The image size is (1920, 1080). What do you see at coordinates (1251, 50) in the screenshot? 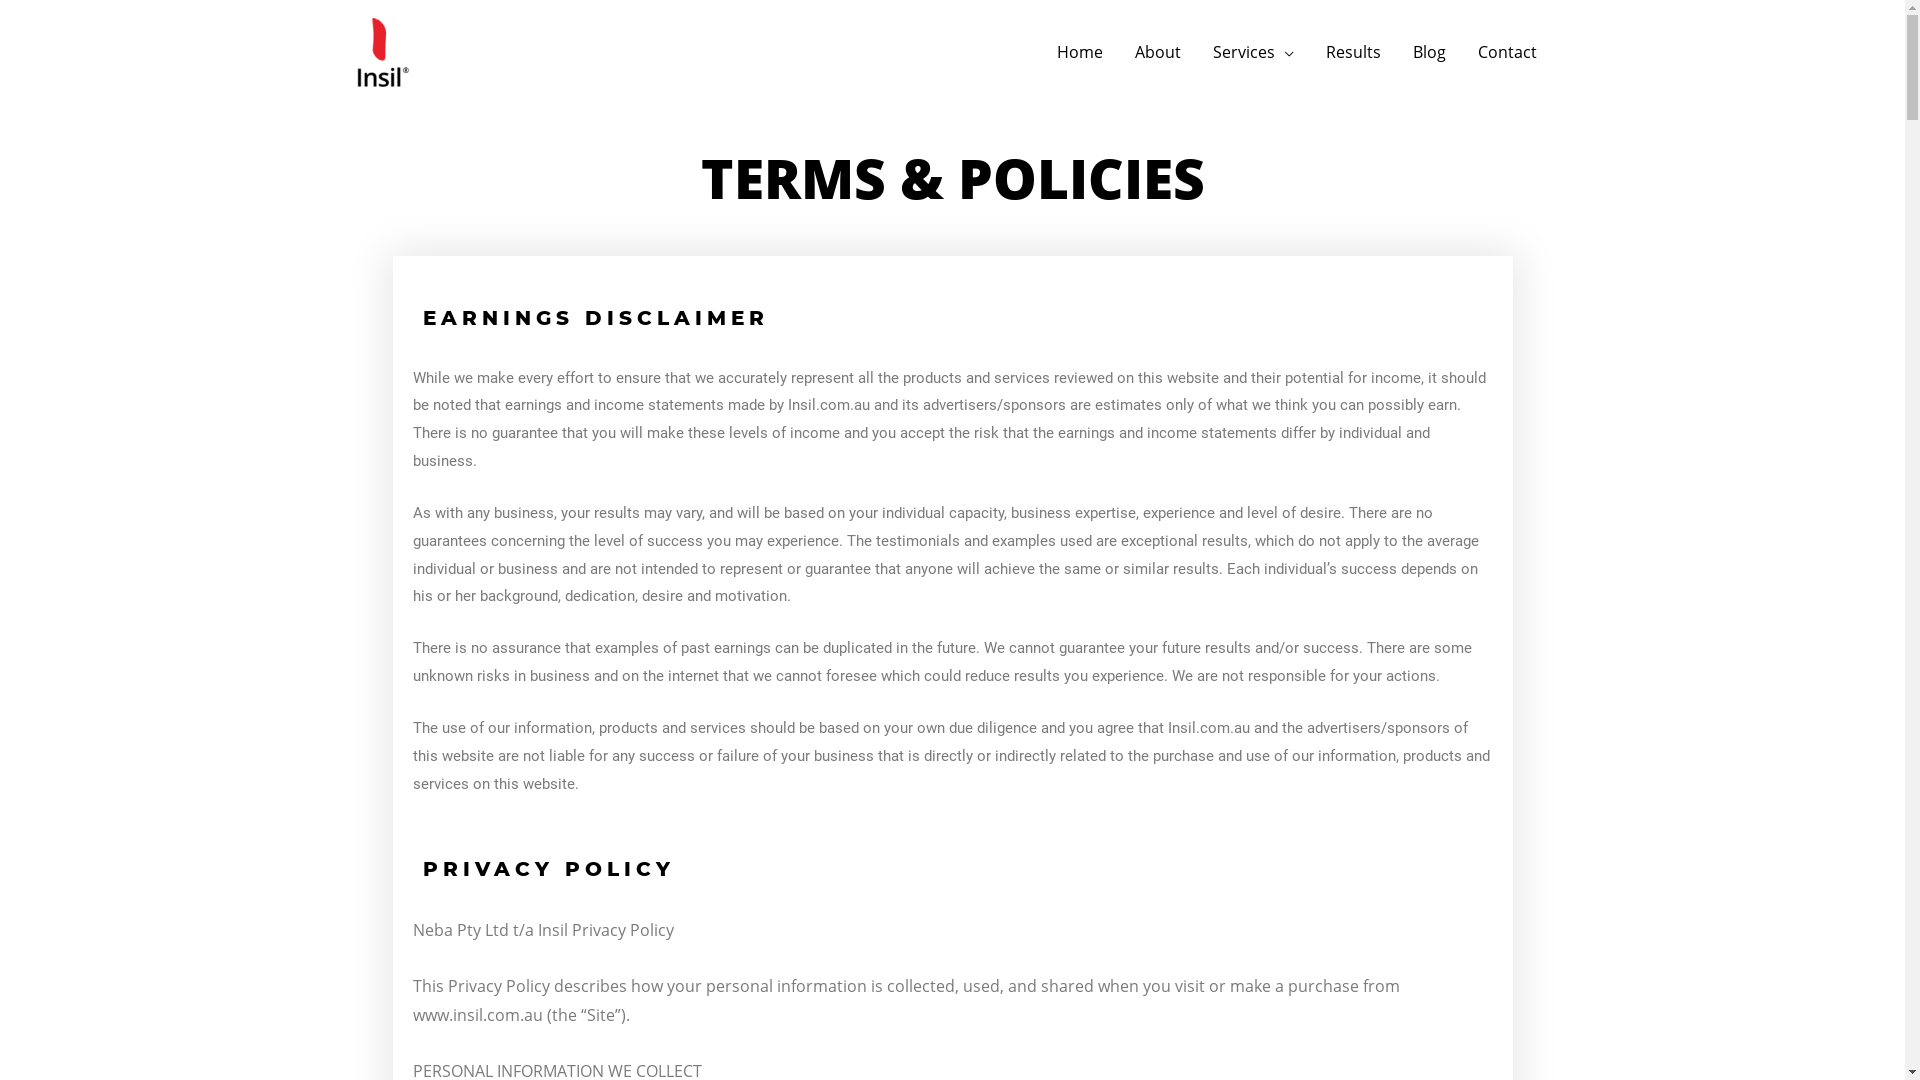
I see `'Services'` at bounding box center [1251, 50].